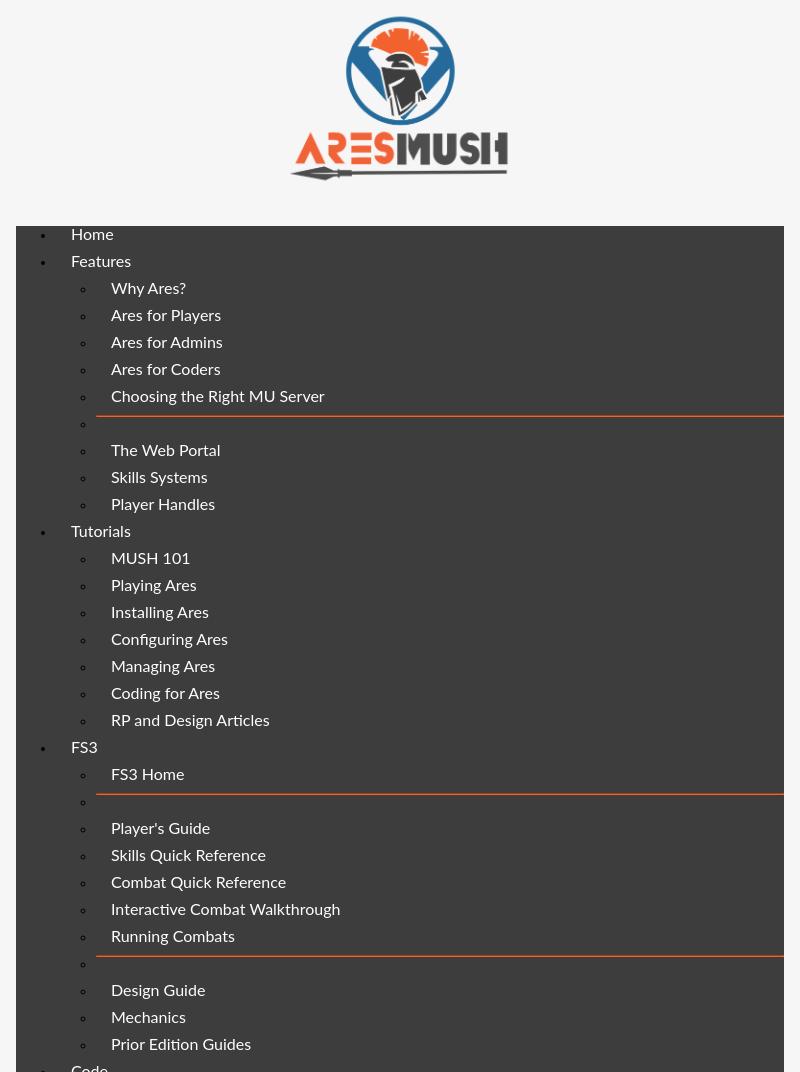  Describe the element at coordinates (171, 937) in the screenshot. I see `'Running Combats'` at that location.